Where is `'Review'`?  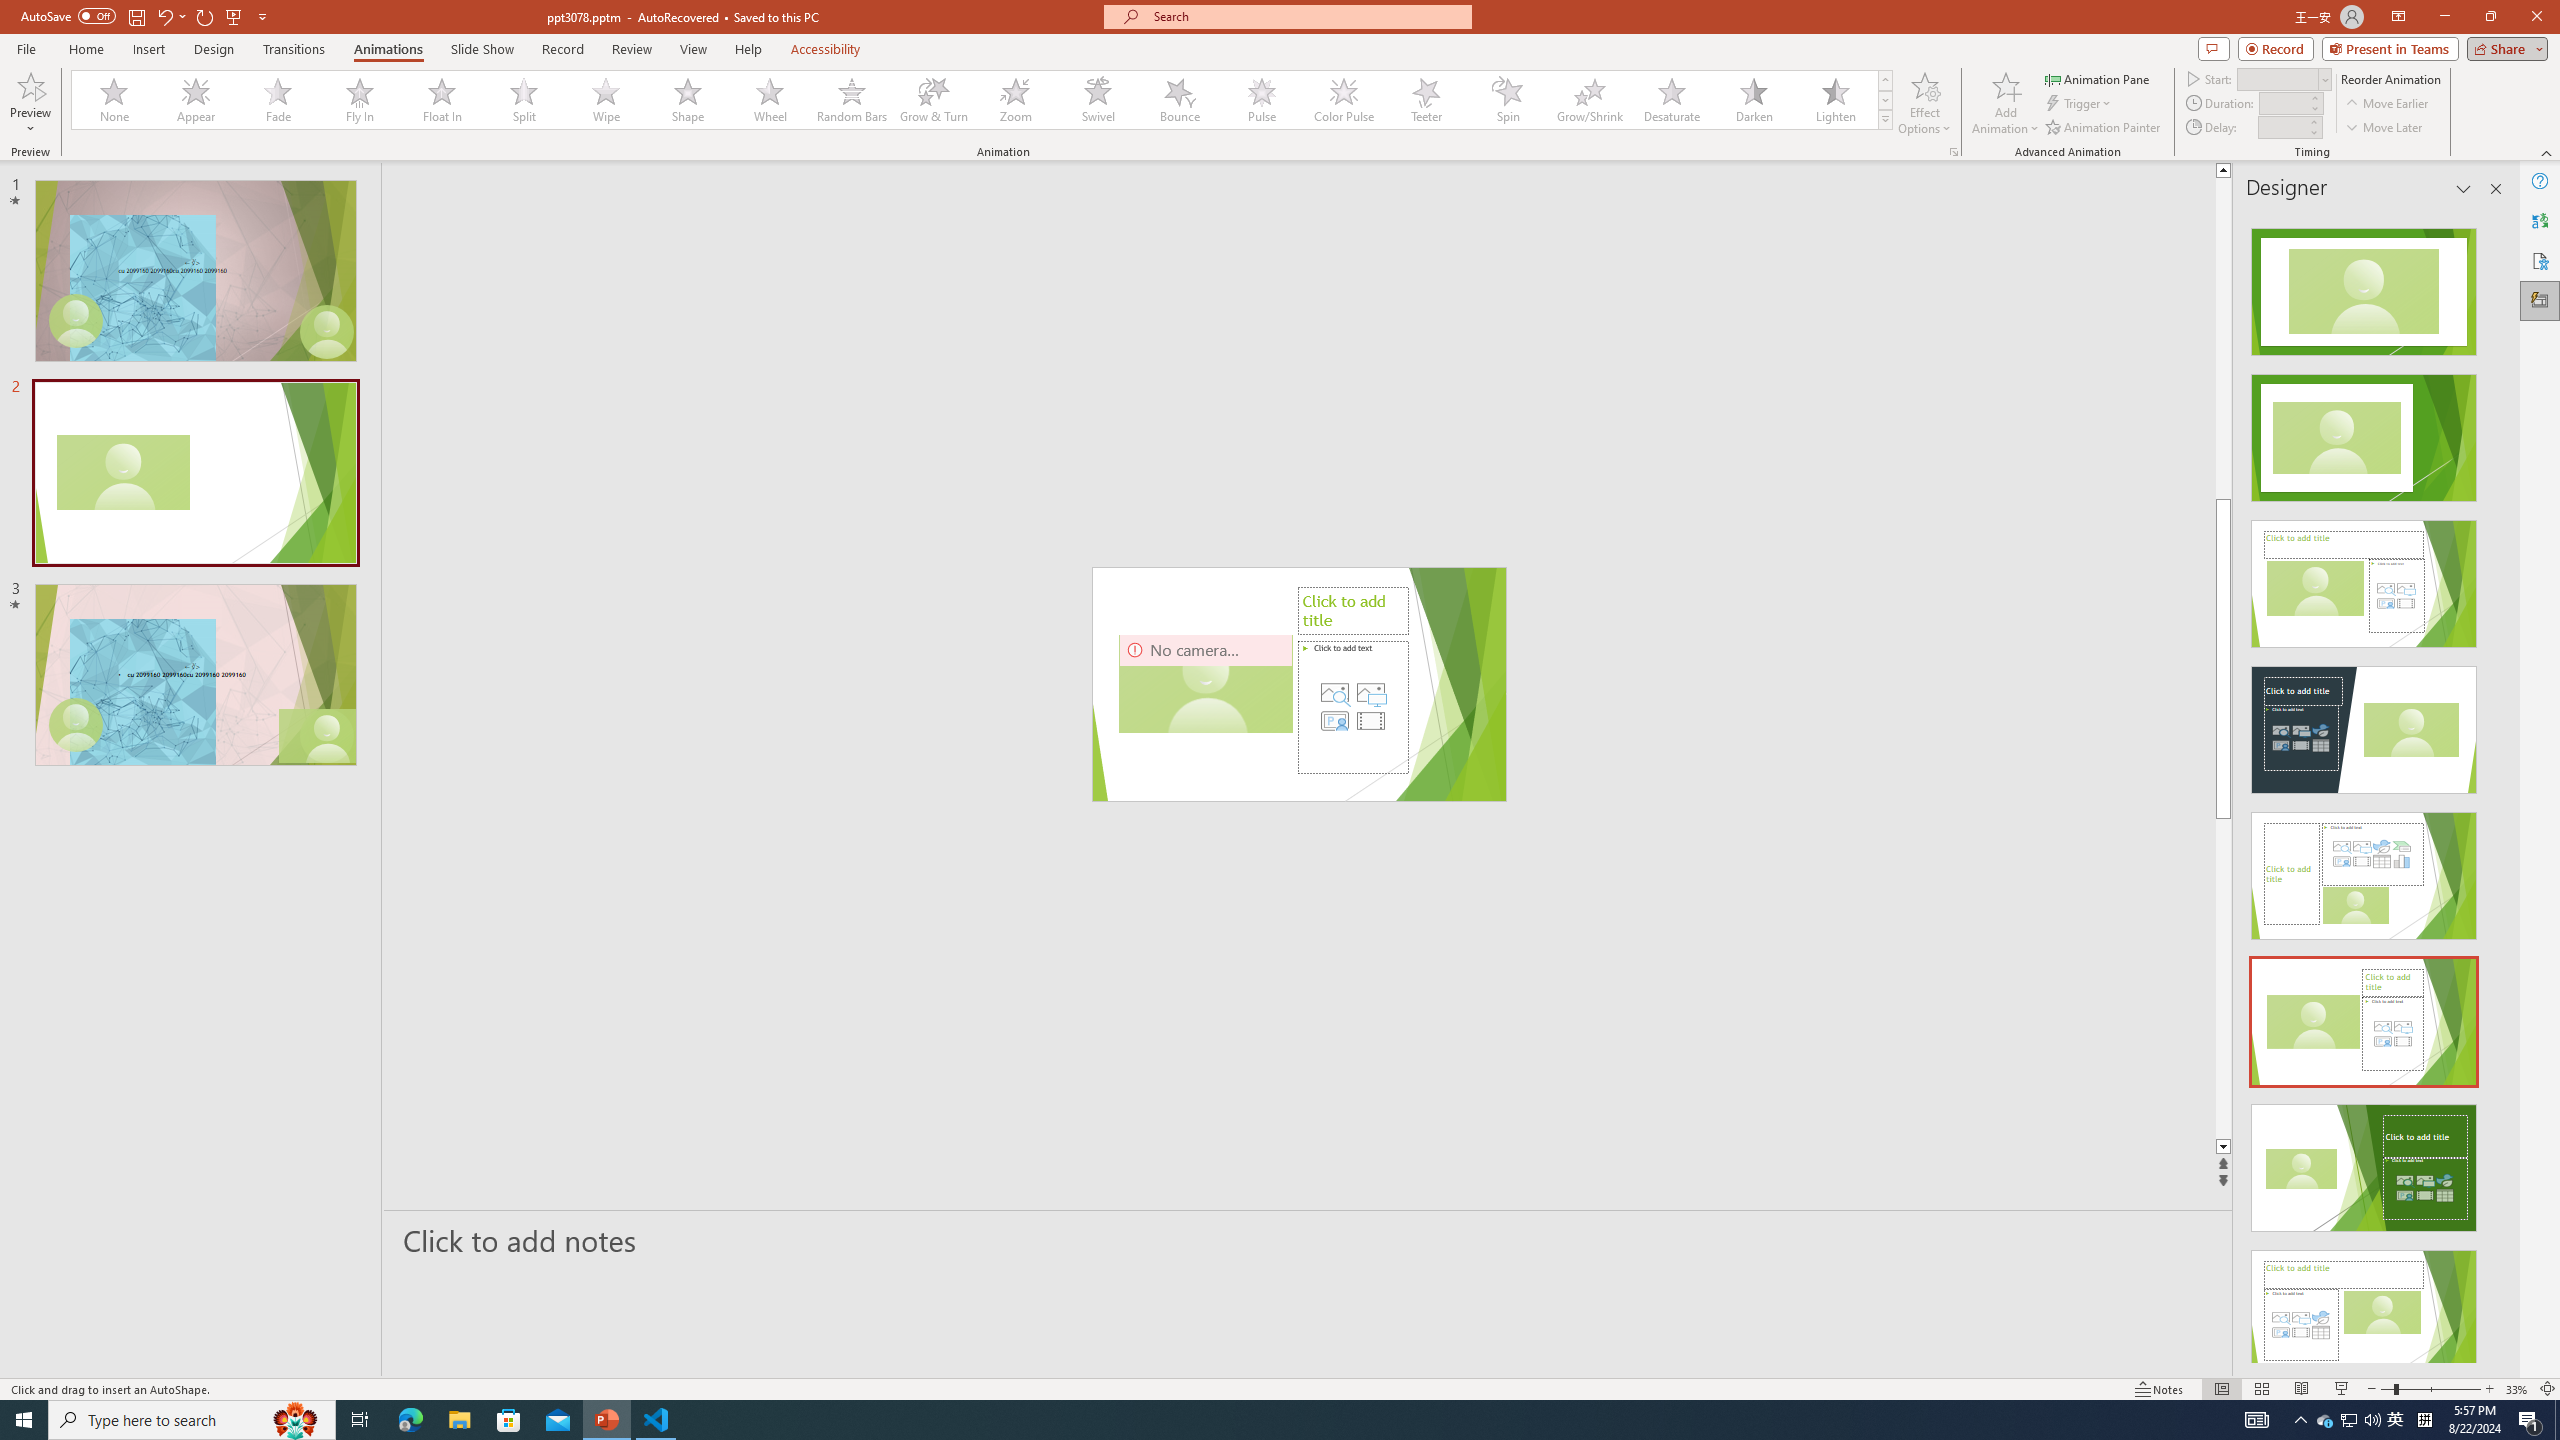 'Review' is located at coordinates (631, 49).